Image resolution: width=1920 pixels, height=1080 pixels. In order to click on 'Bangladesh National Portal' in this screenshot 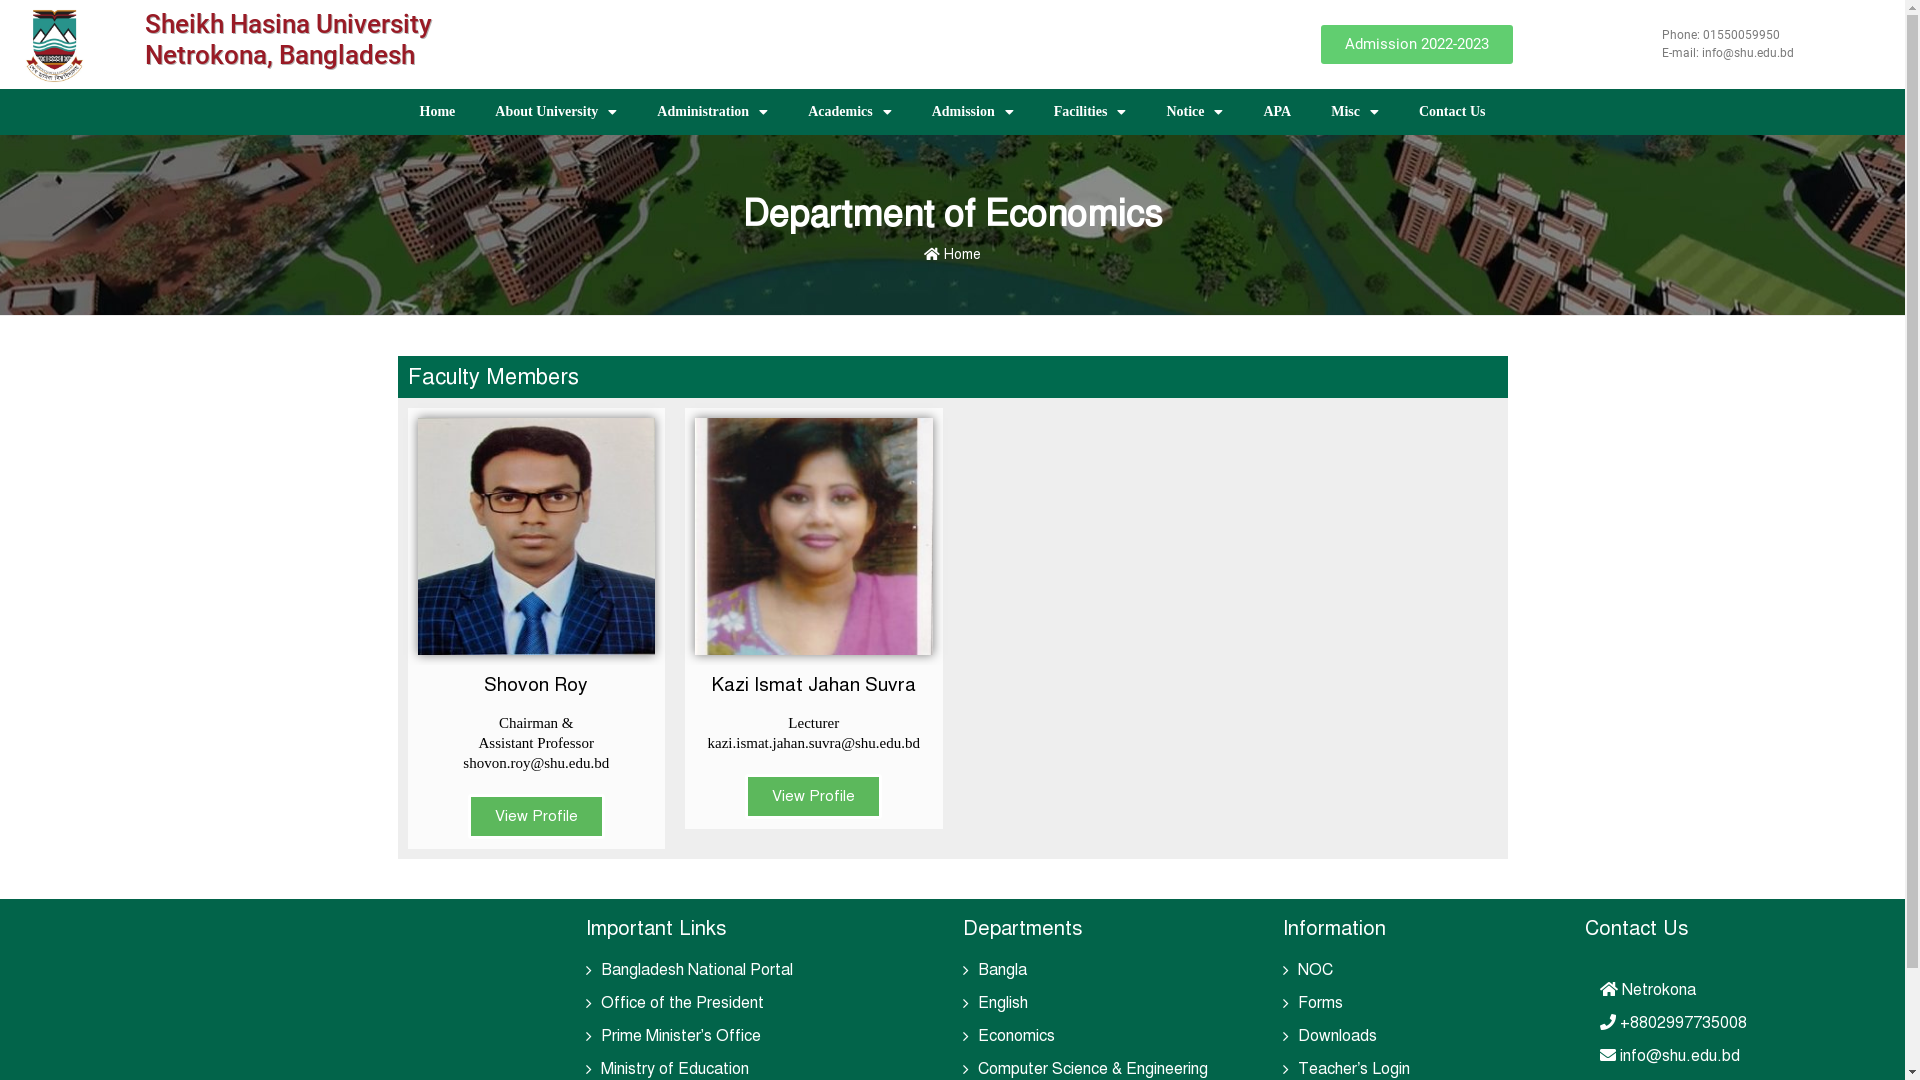, I will do `click(696, 968)`.